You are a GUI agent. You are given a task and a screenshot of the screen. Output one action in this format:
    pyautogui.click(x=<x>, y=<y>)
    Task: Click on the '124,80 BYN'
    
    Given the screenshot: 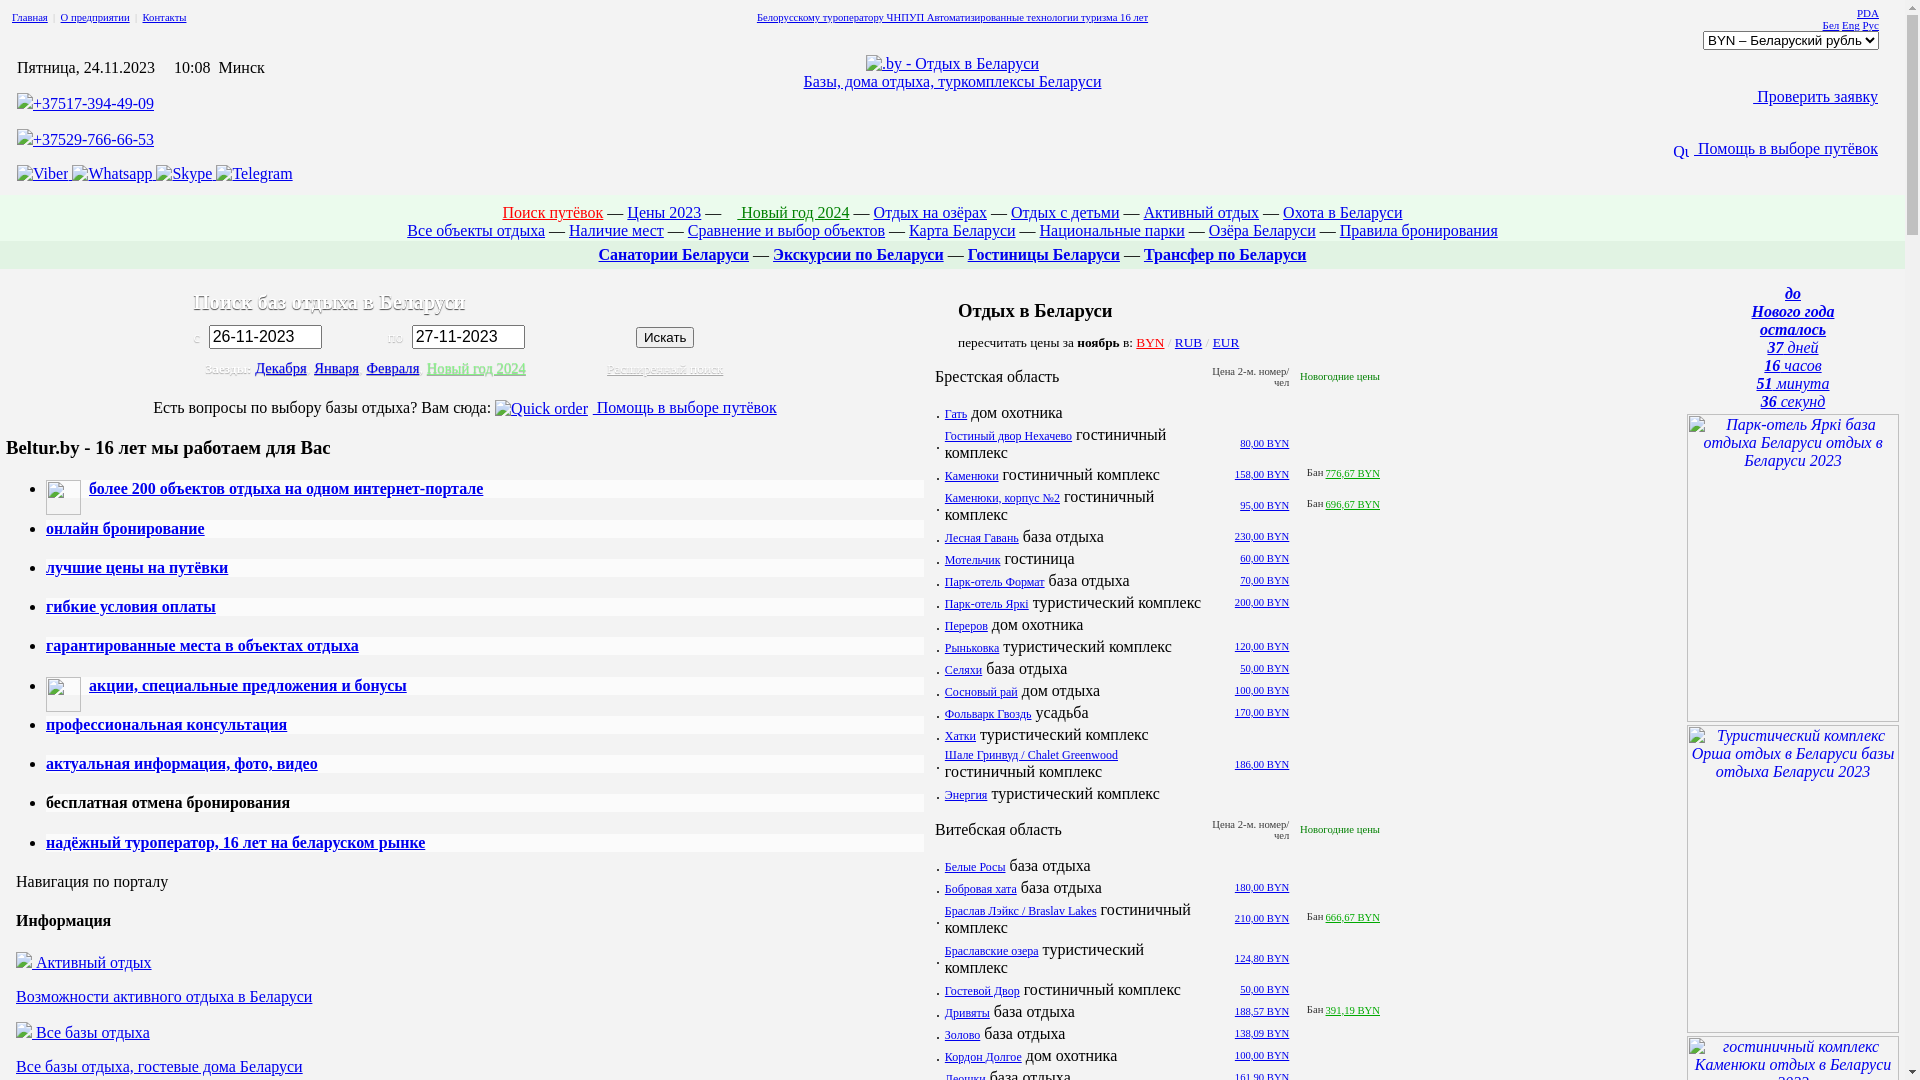 What is the action you would take?
    pyautogui.click(x=1261, y=957)
    